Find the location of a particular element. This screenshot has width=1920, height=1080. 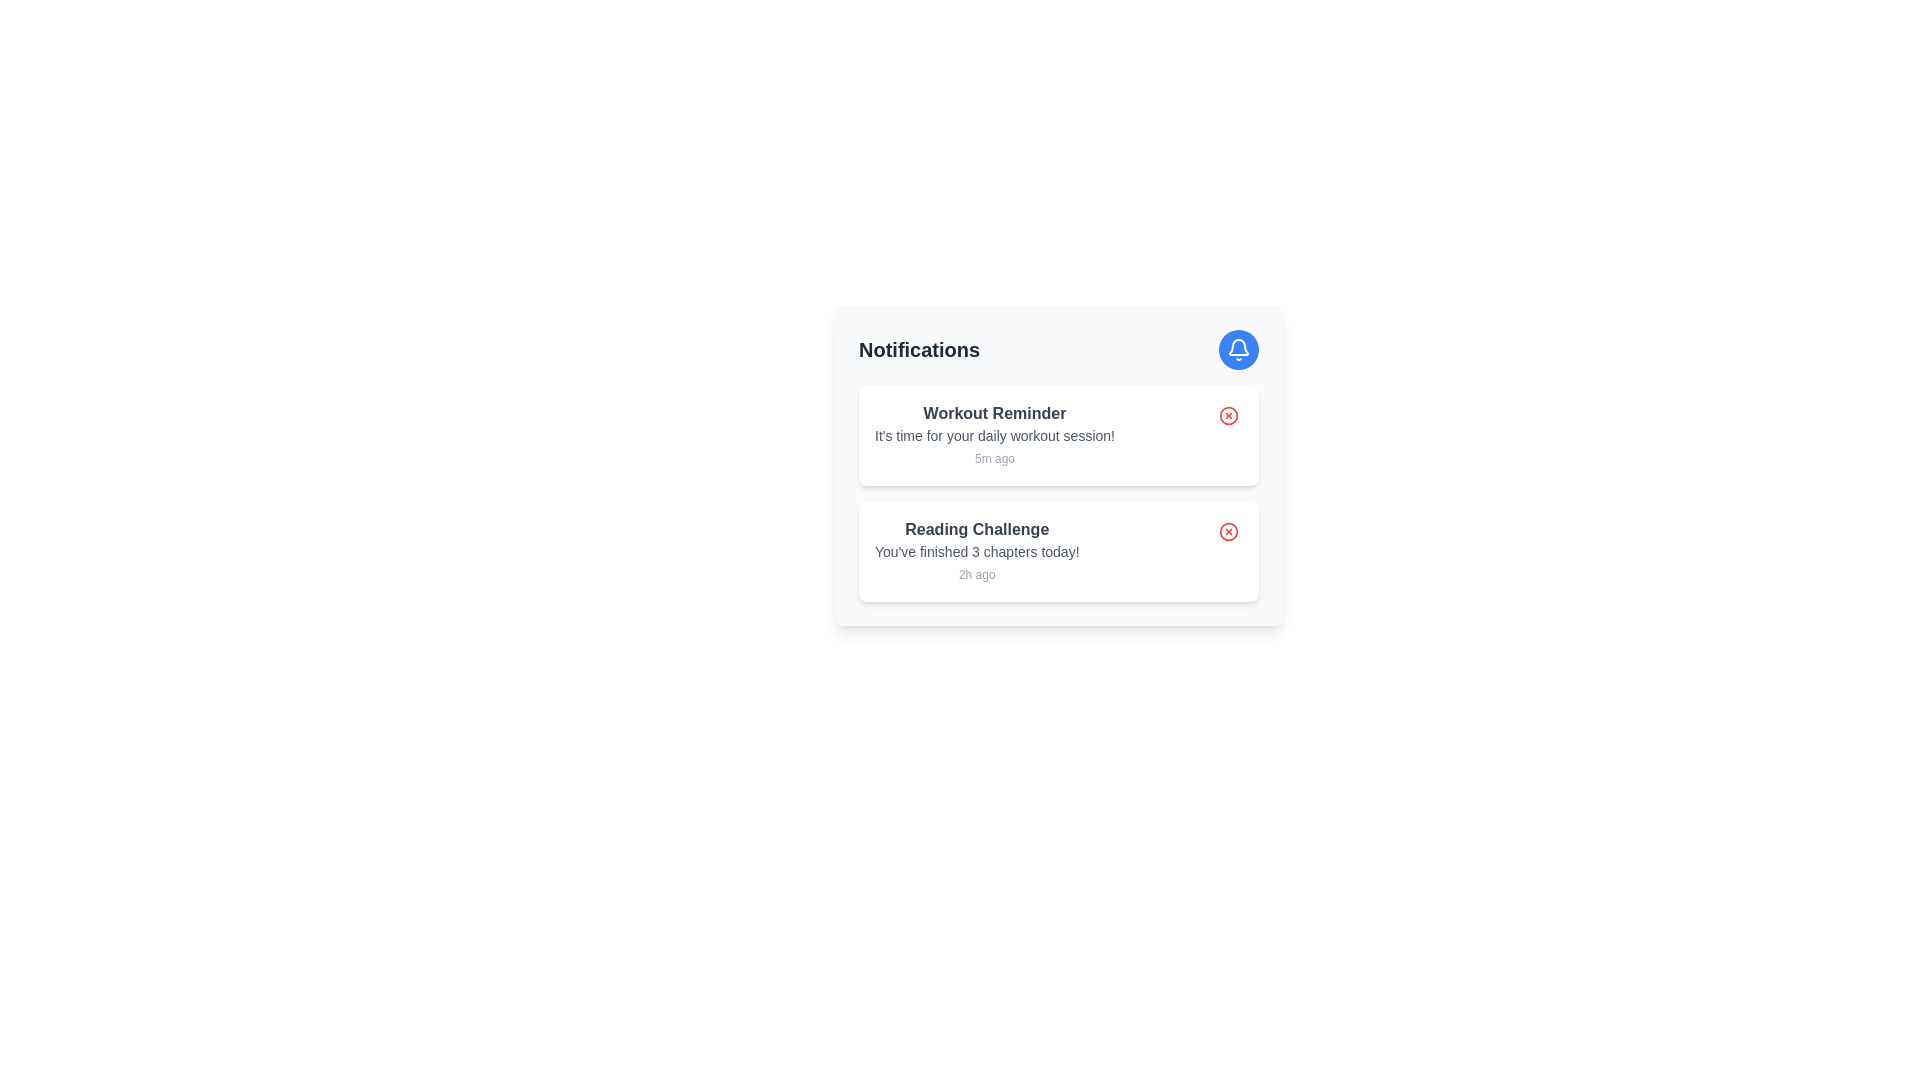

the circular blue button with a white bordered bell icon, located prominently to the right of the 'Notifications' text is located at coordinates (1237, 349).